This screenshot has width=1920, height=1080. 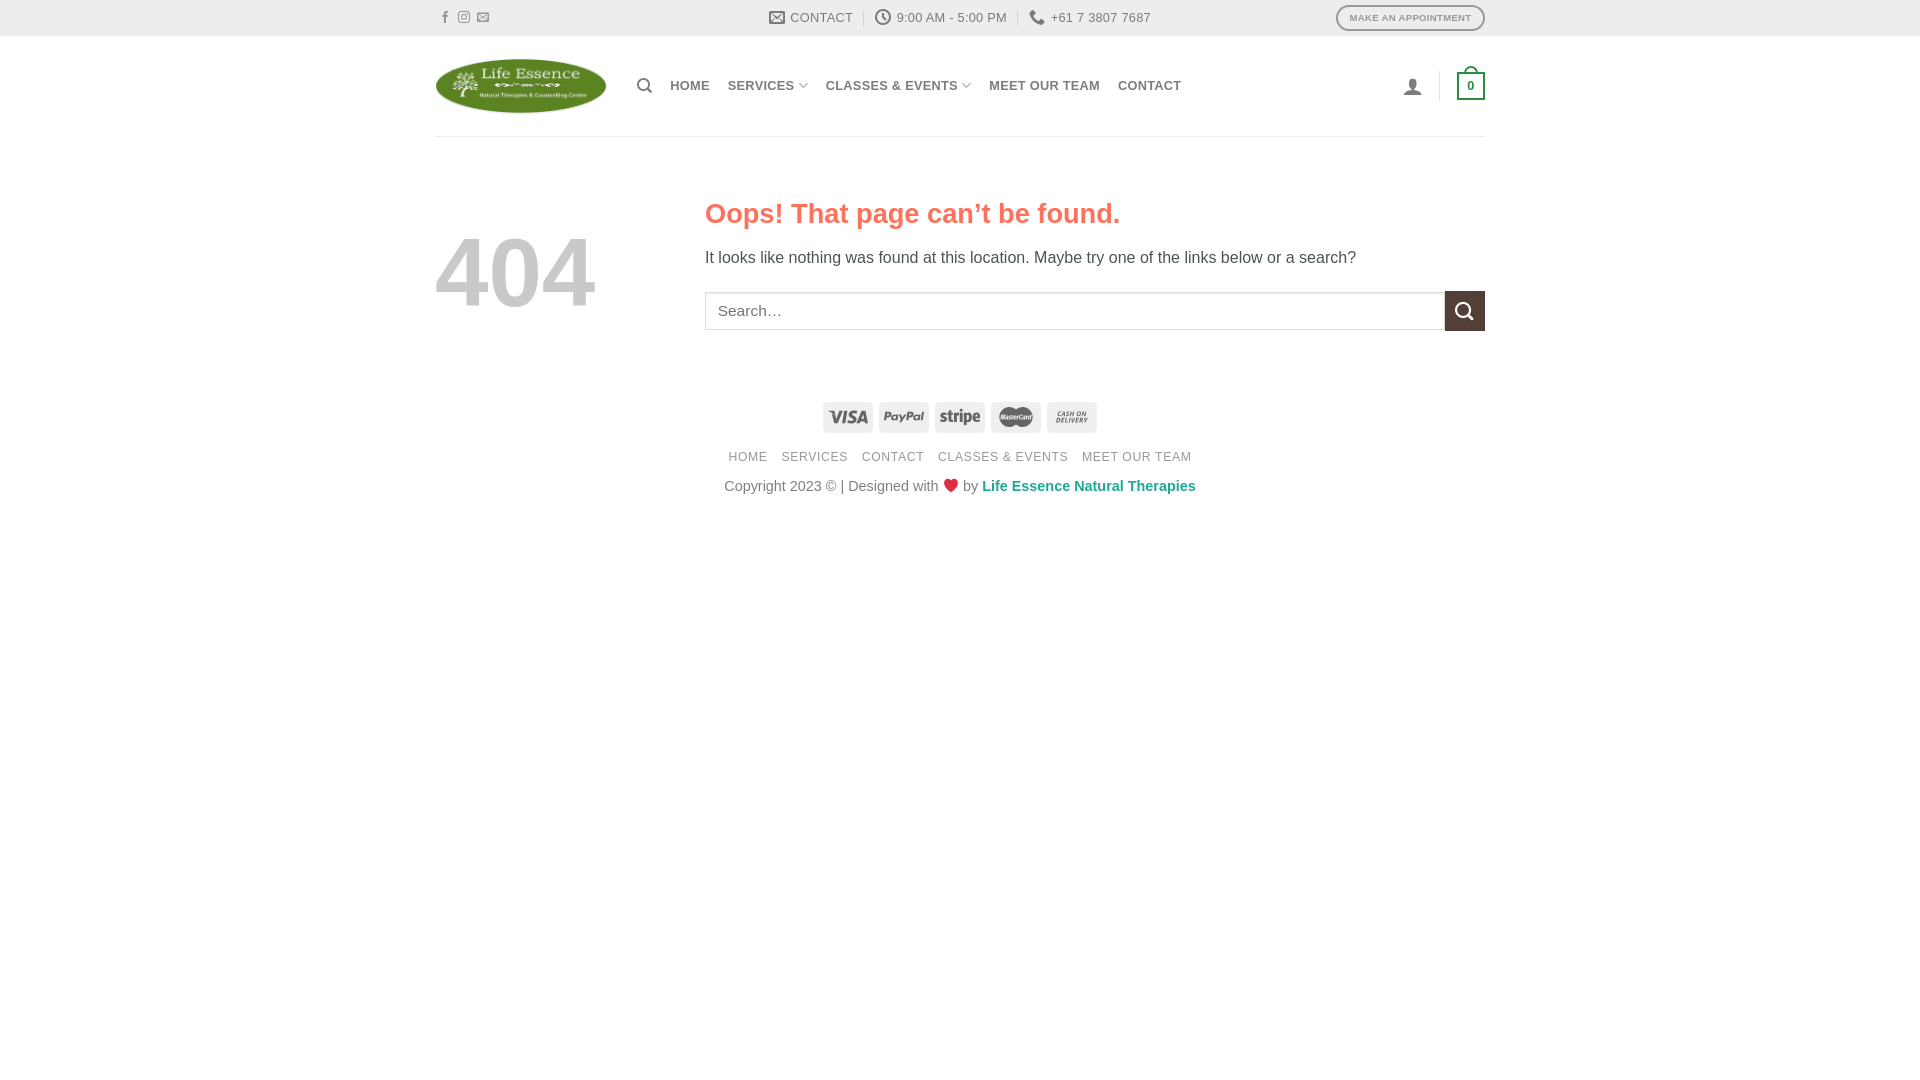 What do you see at coordinates (1088, 18) in the screenshot?
I see `'+61 7 3807 7687'` at bounding box center [1088, 18].